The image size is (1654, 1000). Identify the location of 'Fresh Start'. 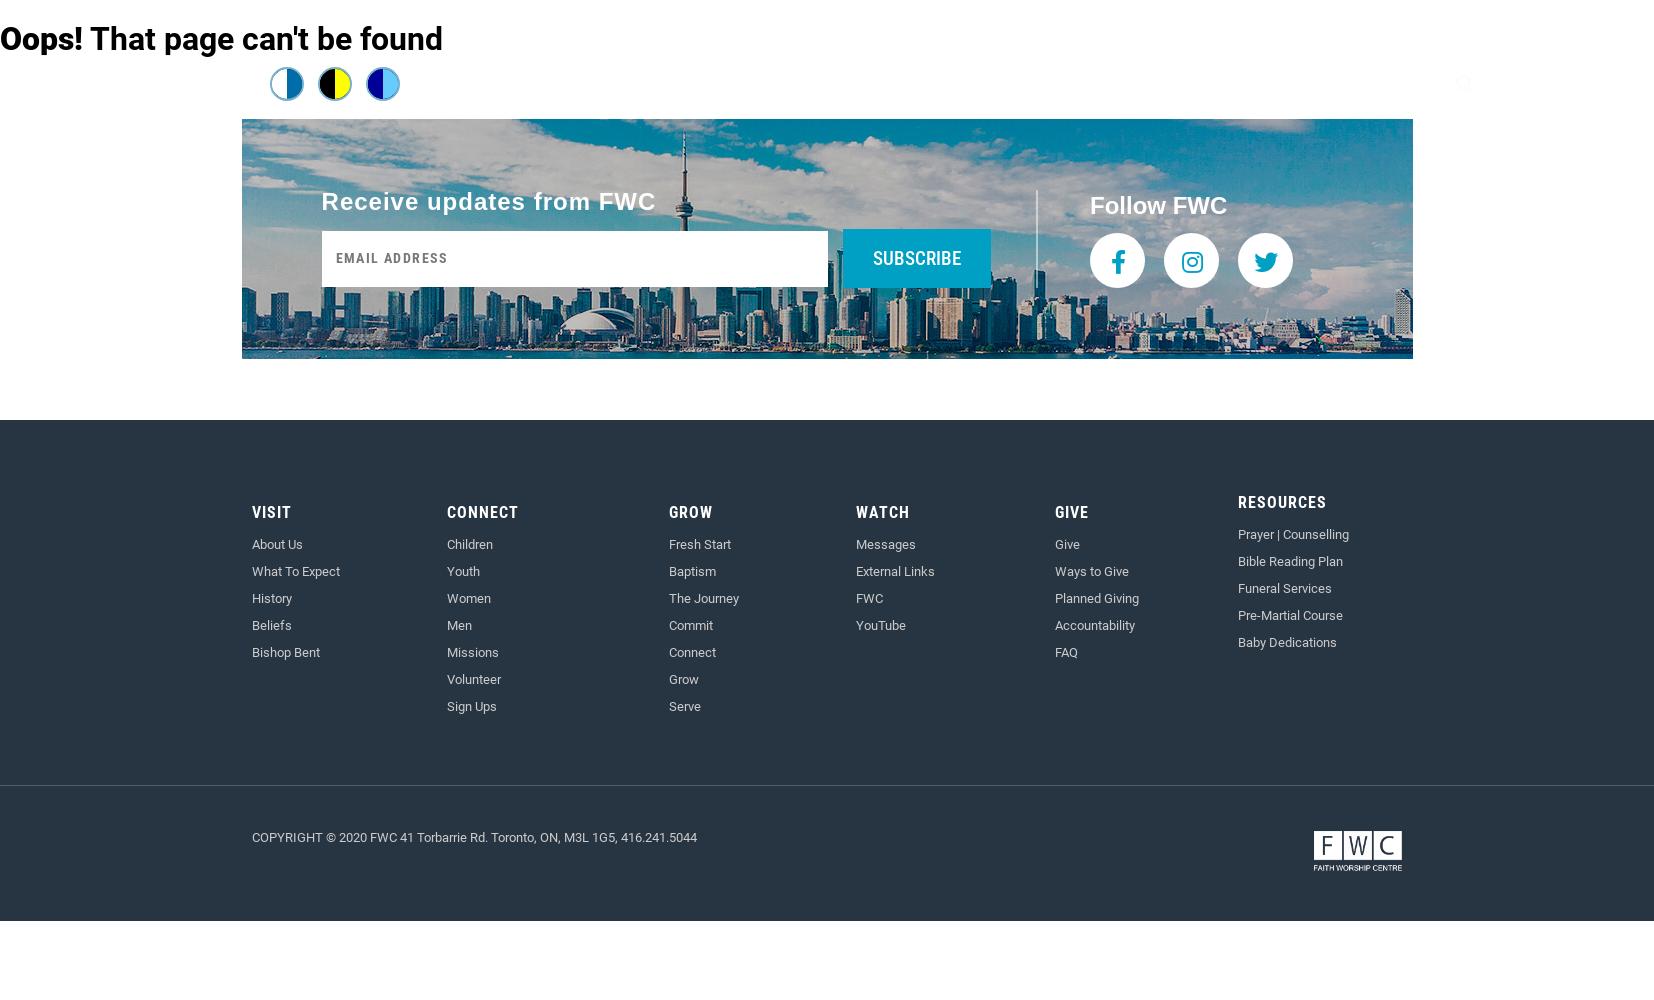
(669, 544).